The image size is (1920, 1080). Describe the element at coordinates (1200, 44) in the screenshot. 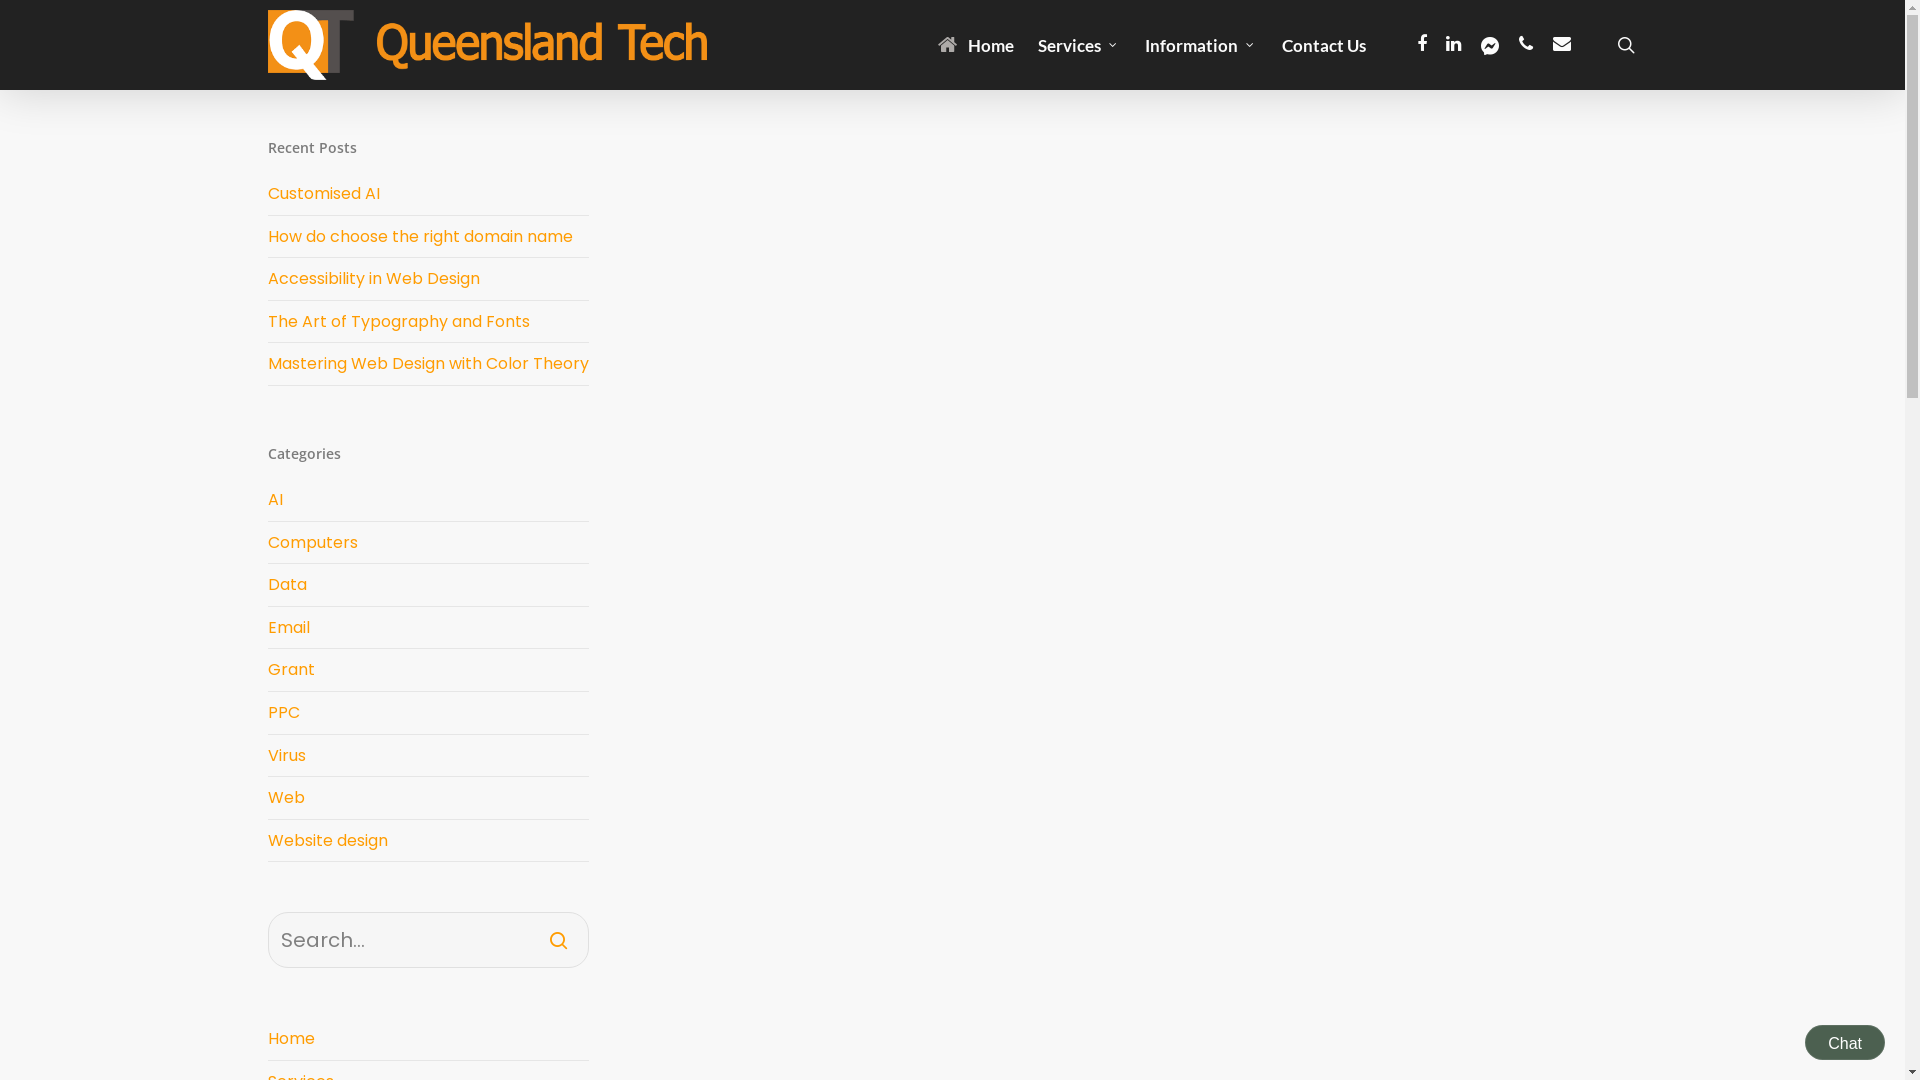

I see `'Information'` at that location.